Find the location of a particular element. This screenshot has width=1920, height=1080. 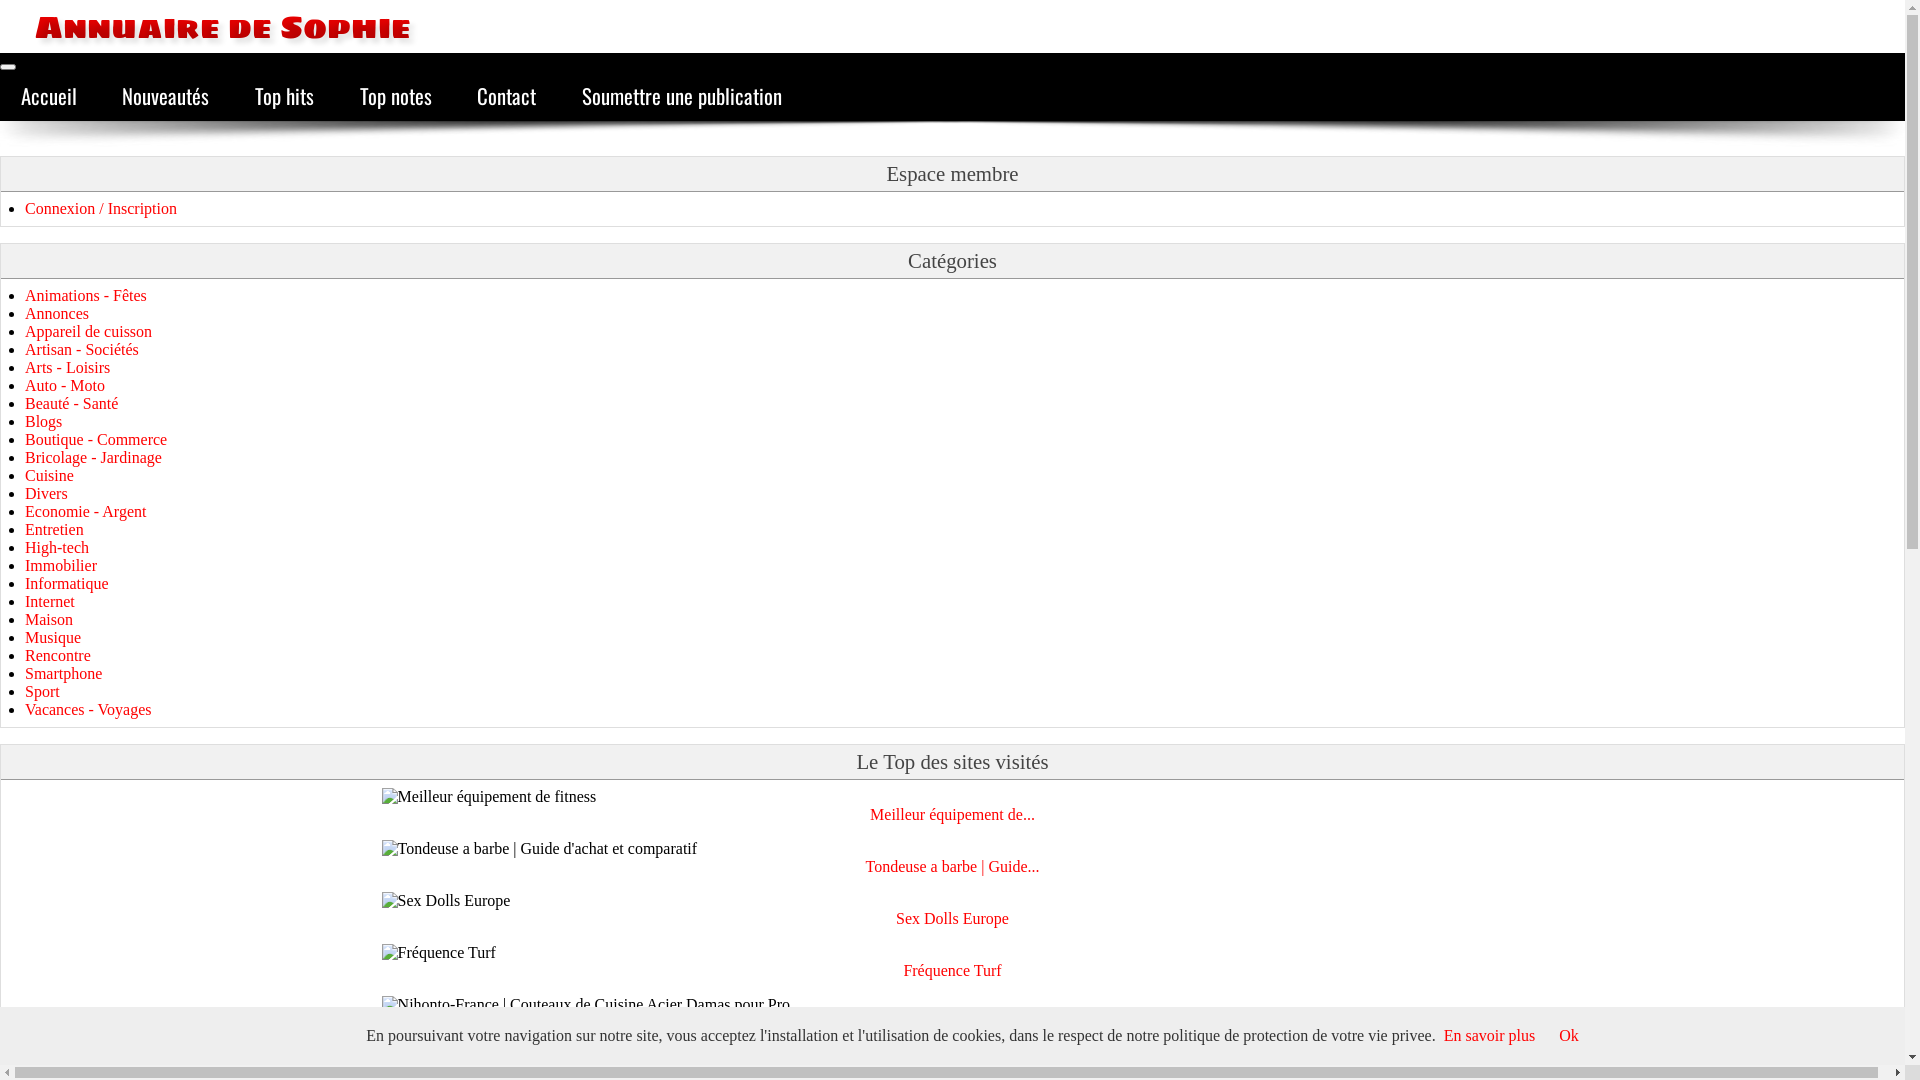

'Bricolage - Jardinage' is located at coordinates (92, 457).